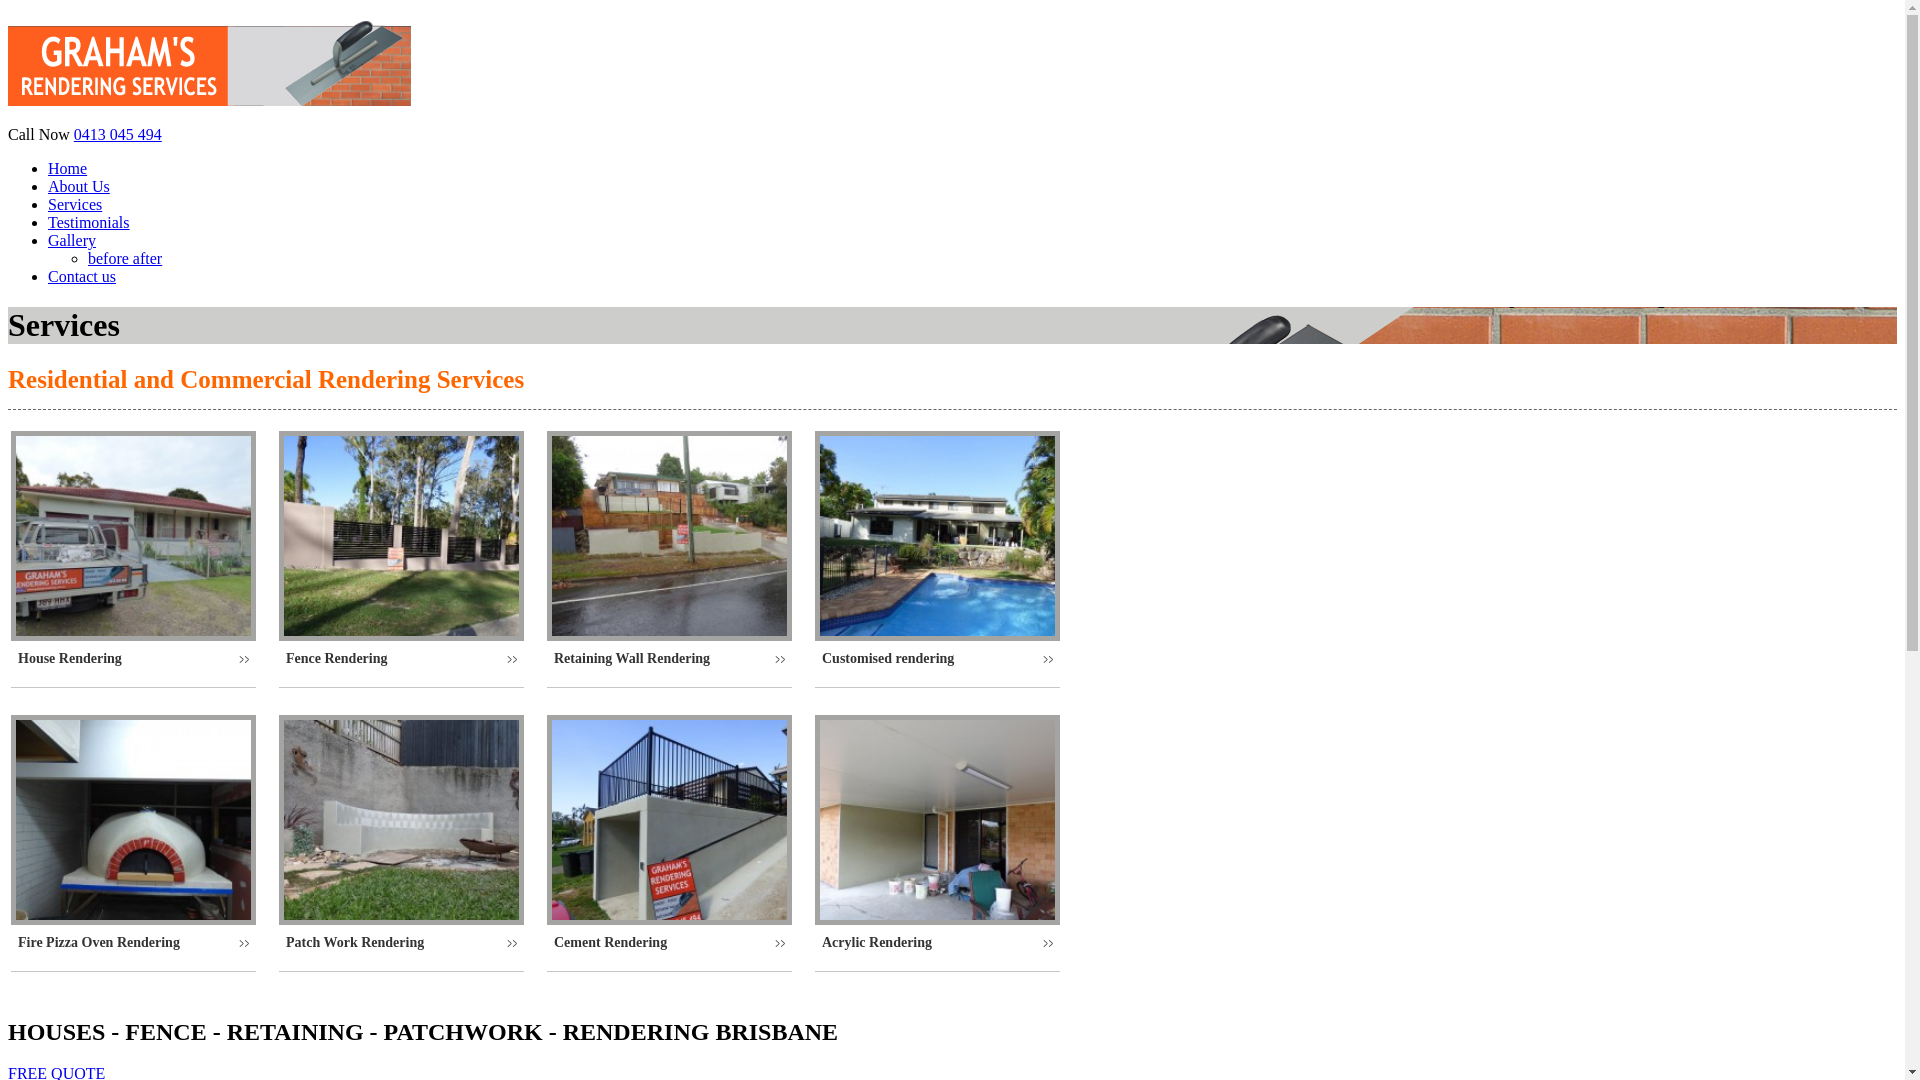 The height and width of the screenshot is (1080, 1920). Describe the element at coordinates (88, 222) in the screenshot. I see `'Testimonials'` at that location.